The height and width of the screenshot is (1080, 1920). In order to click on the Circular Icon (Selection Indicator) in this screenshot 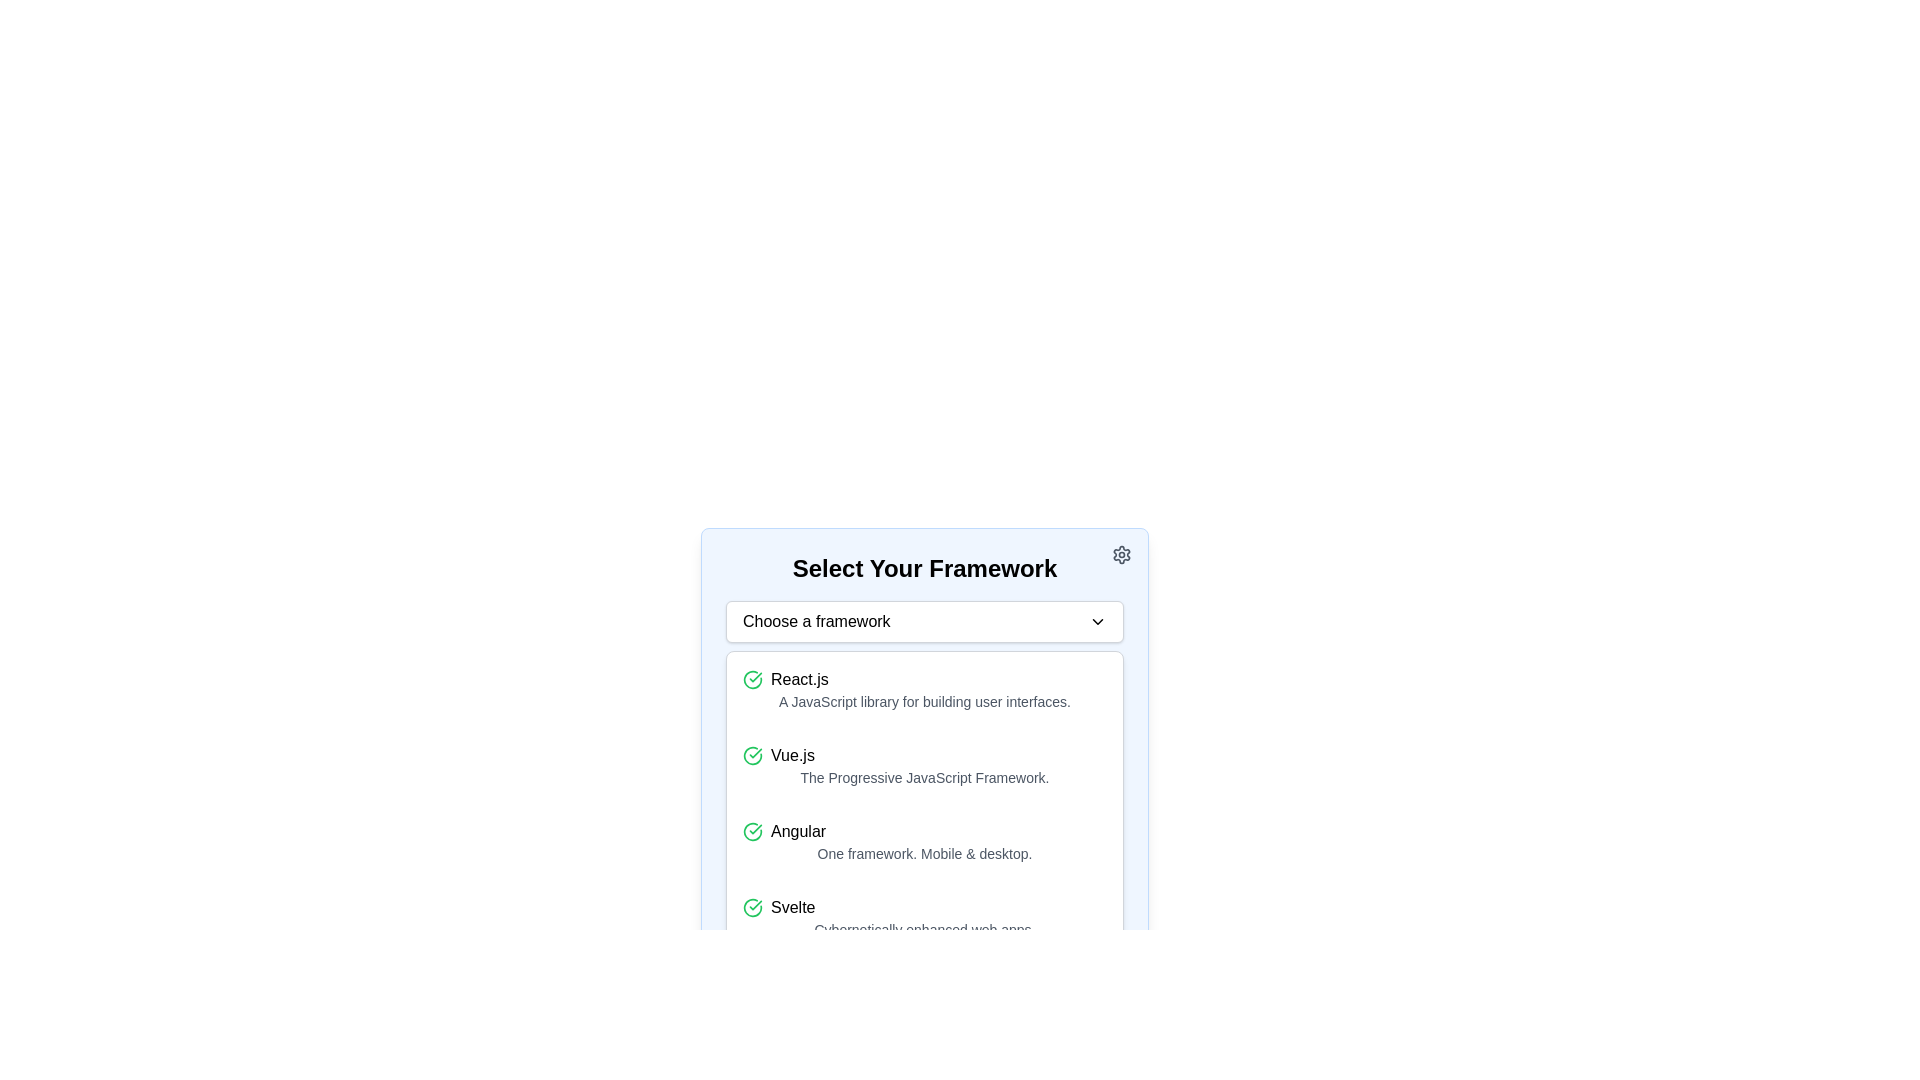, I will do `click(752, 756)`.